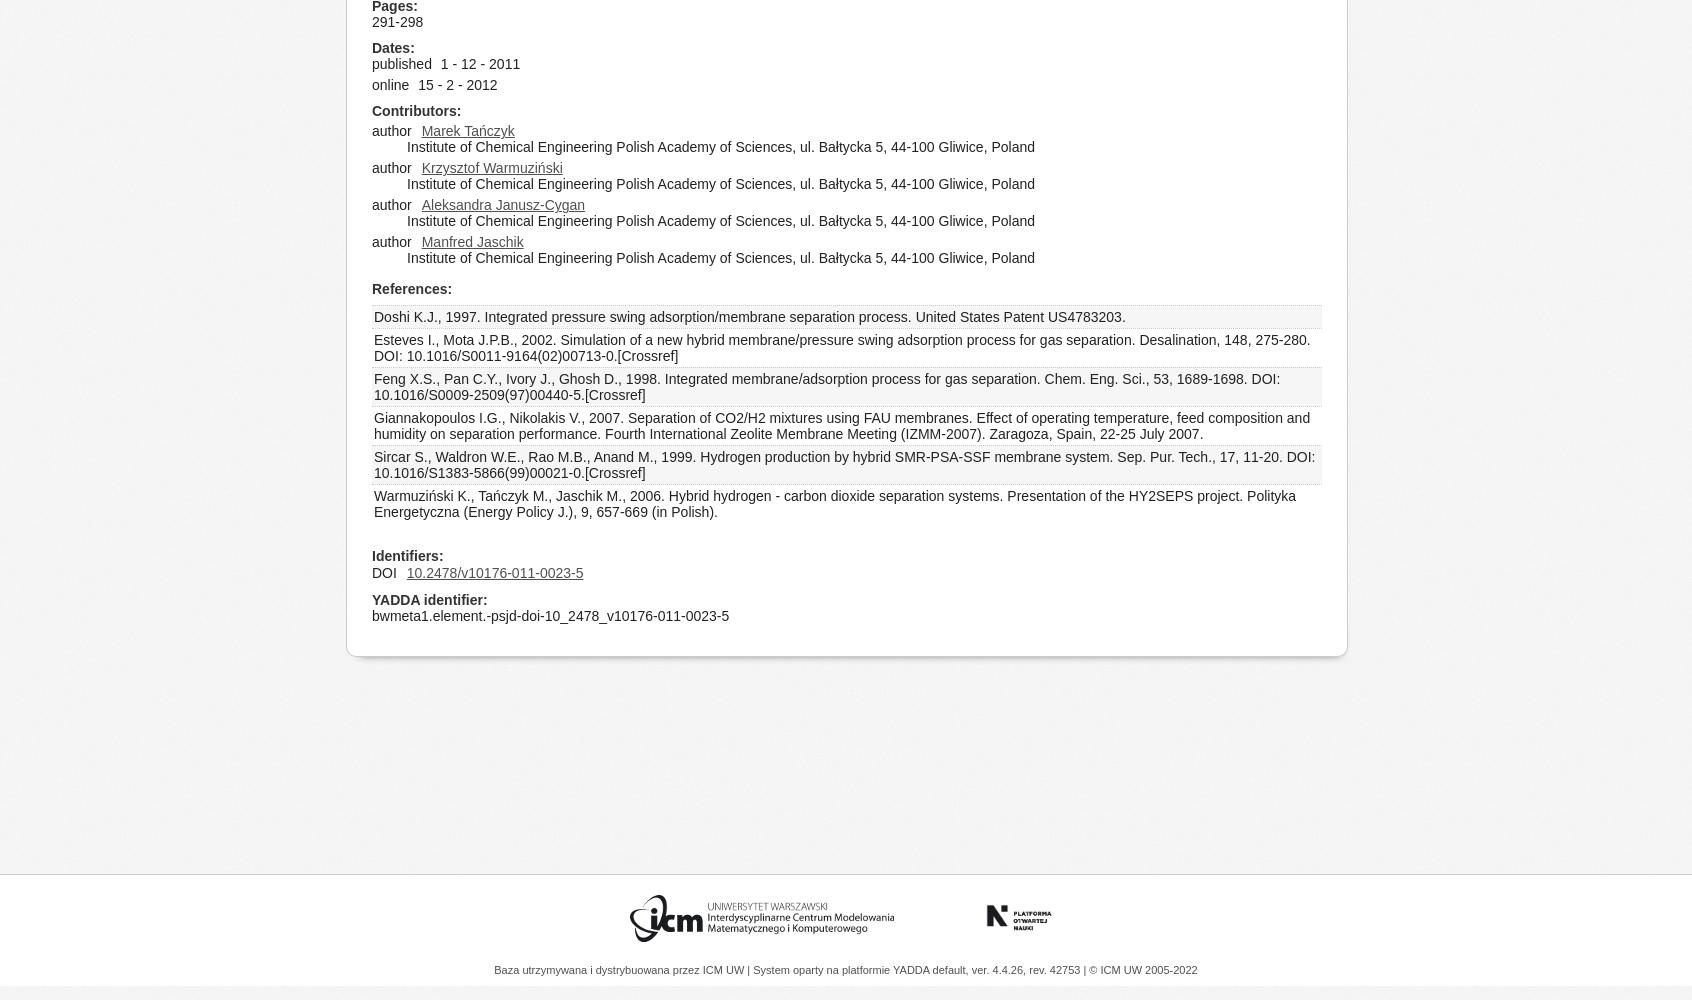 The width and height of the screenshot is (1692, 1000). I want to click on 'Giannakopoulos I.G., Nikolakis V., 2007. Separation of CO2/H2 mixtures using FAU membranes. Effect of operating temperature, feed composition and humidity on separation performance. Fourth International Zeolite Membrane Meeting (IZMM-2007). Zaragoza, Spain, 22-25 July 2007.', so click(841, 426).